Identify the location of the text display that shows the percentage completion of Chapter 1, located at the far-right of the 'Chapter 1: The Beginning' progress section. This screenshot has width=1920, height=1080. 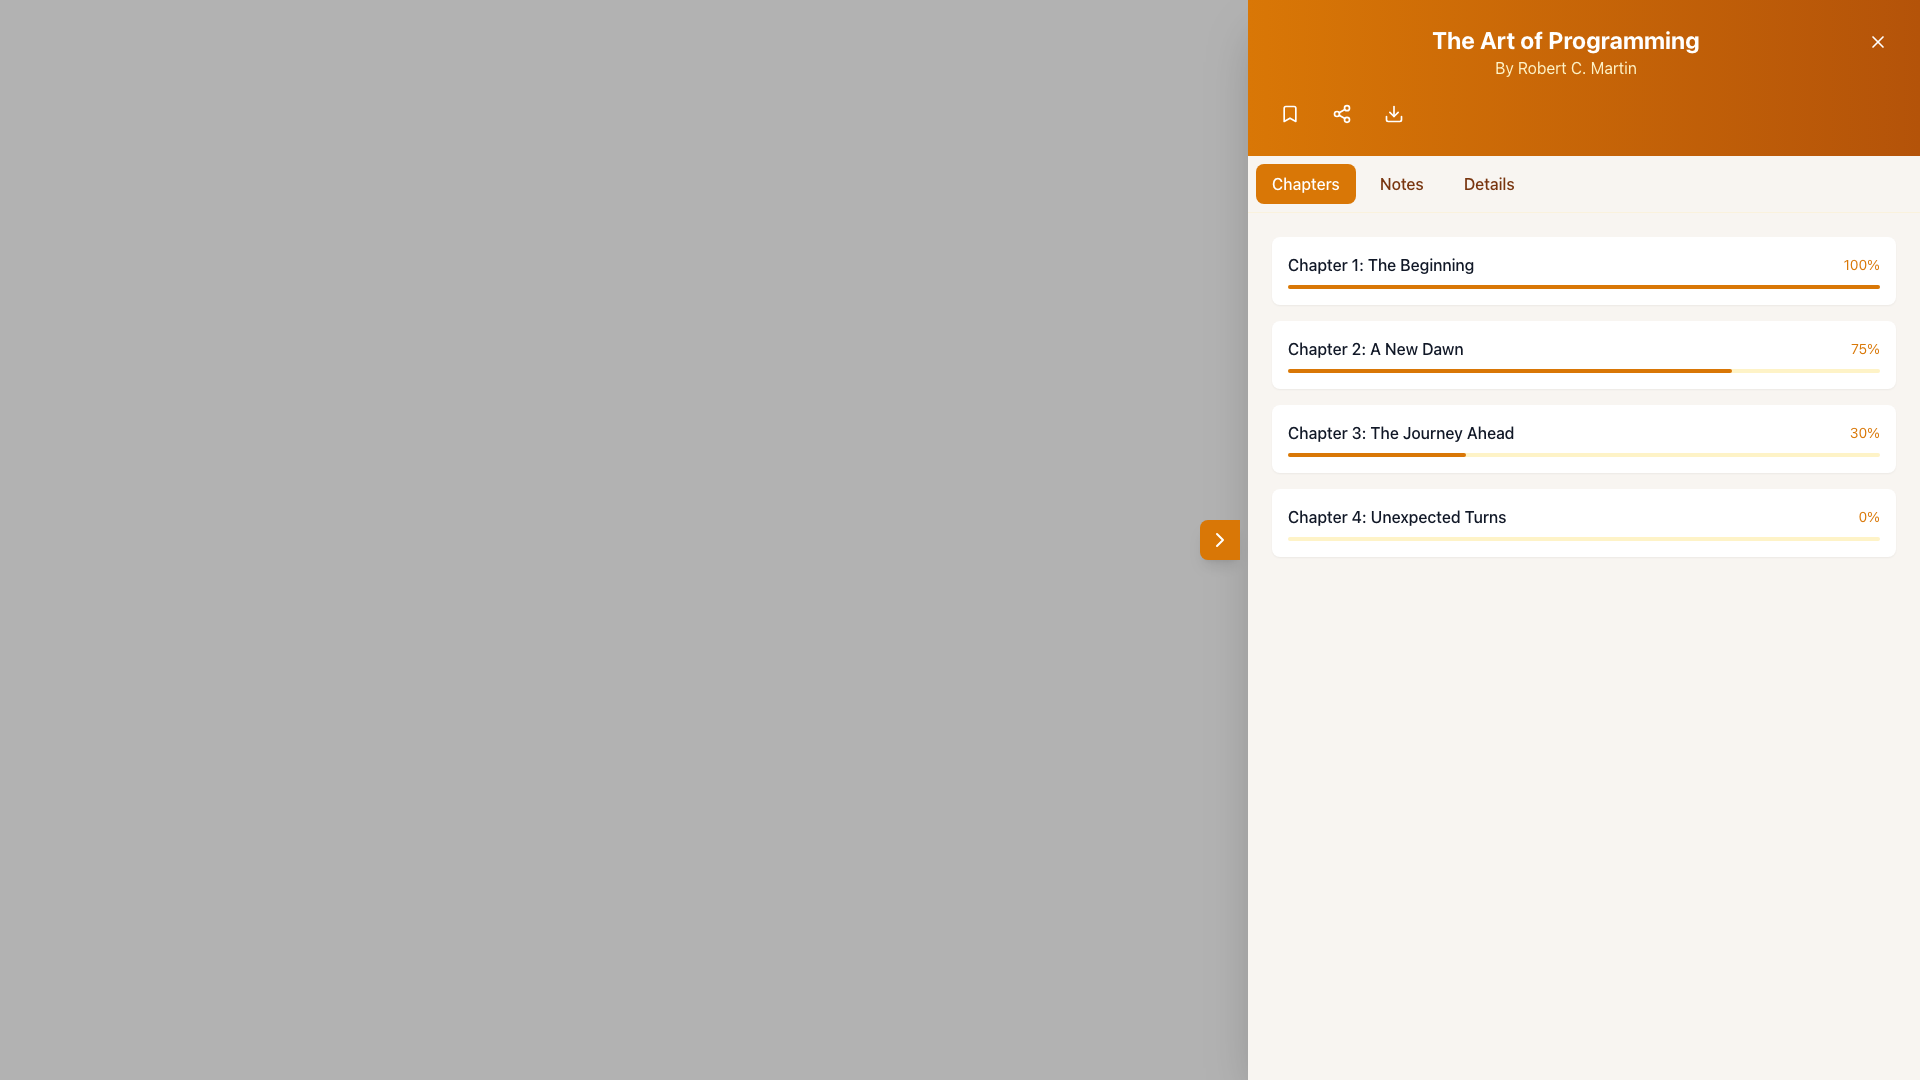
(1860, 264).